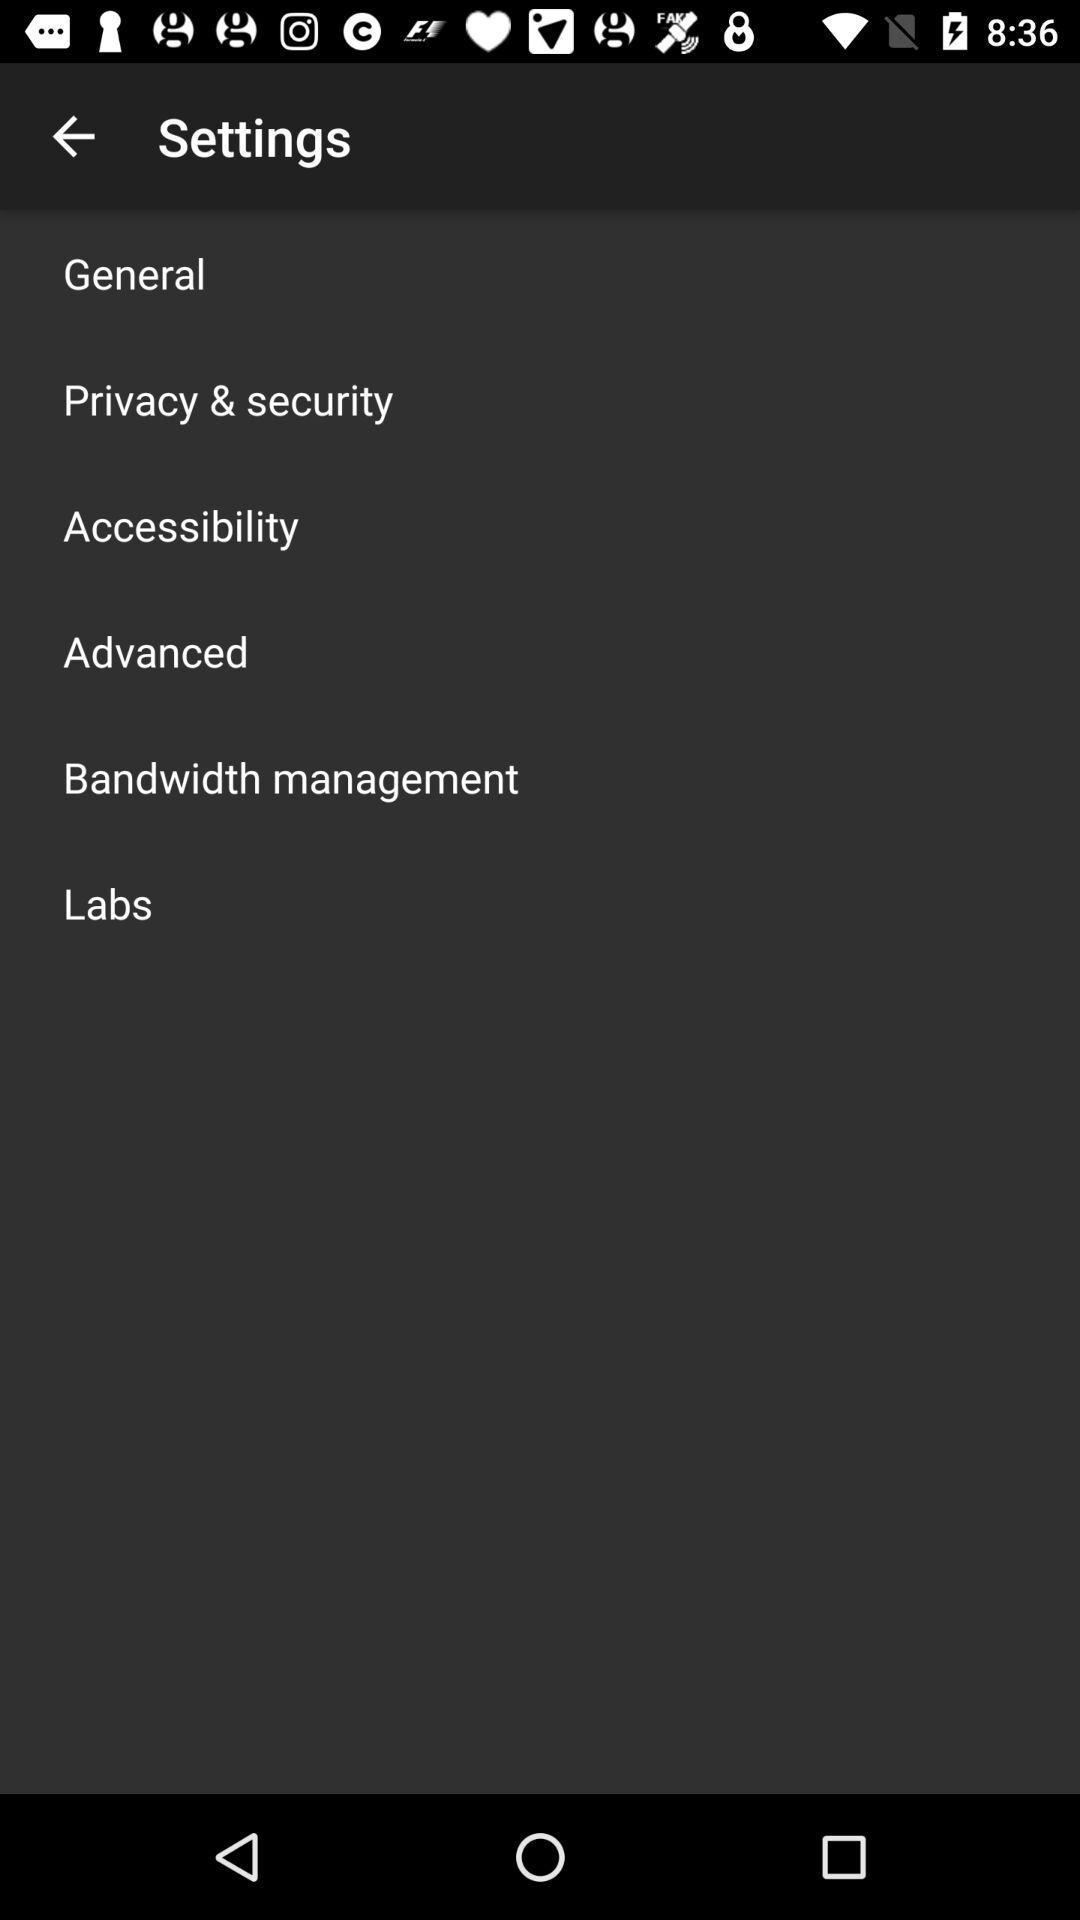 This screenshot has height=1920, width=1080. I want to click on the advanced, so click(154, 651).